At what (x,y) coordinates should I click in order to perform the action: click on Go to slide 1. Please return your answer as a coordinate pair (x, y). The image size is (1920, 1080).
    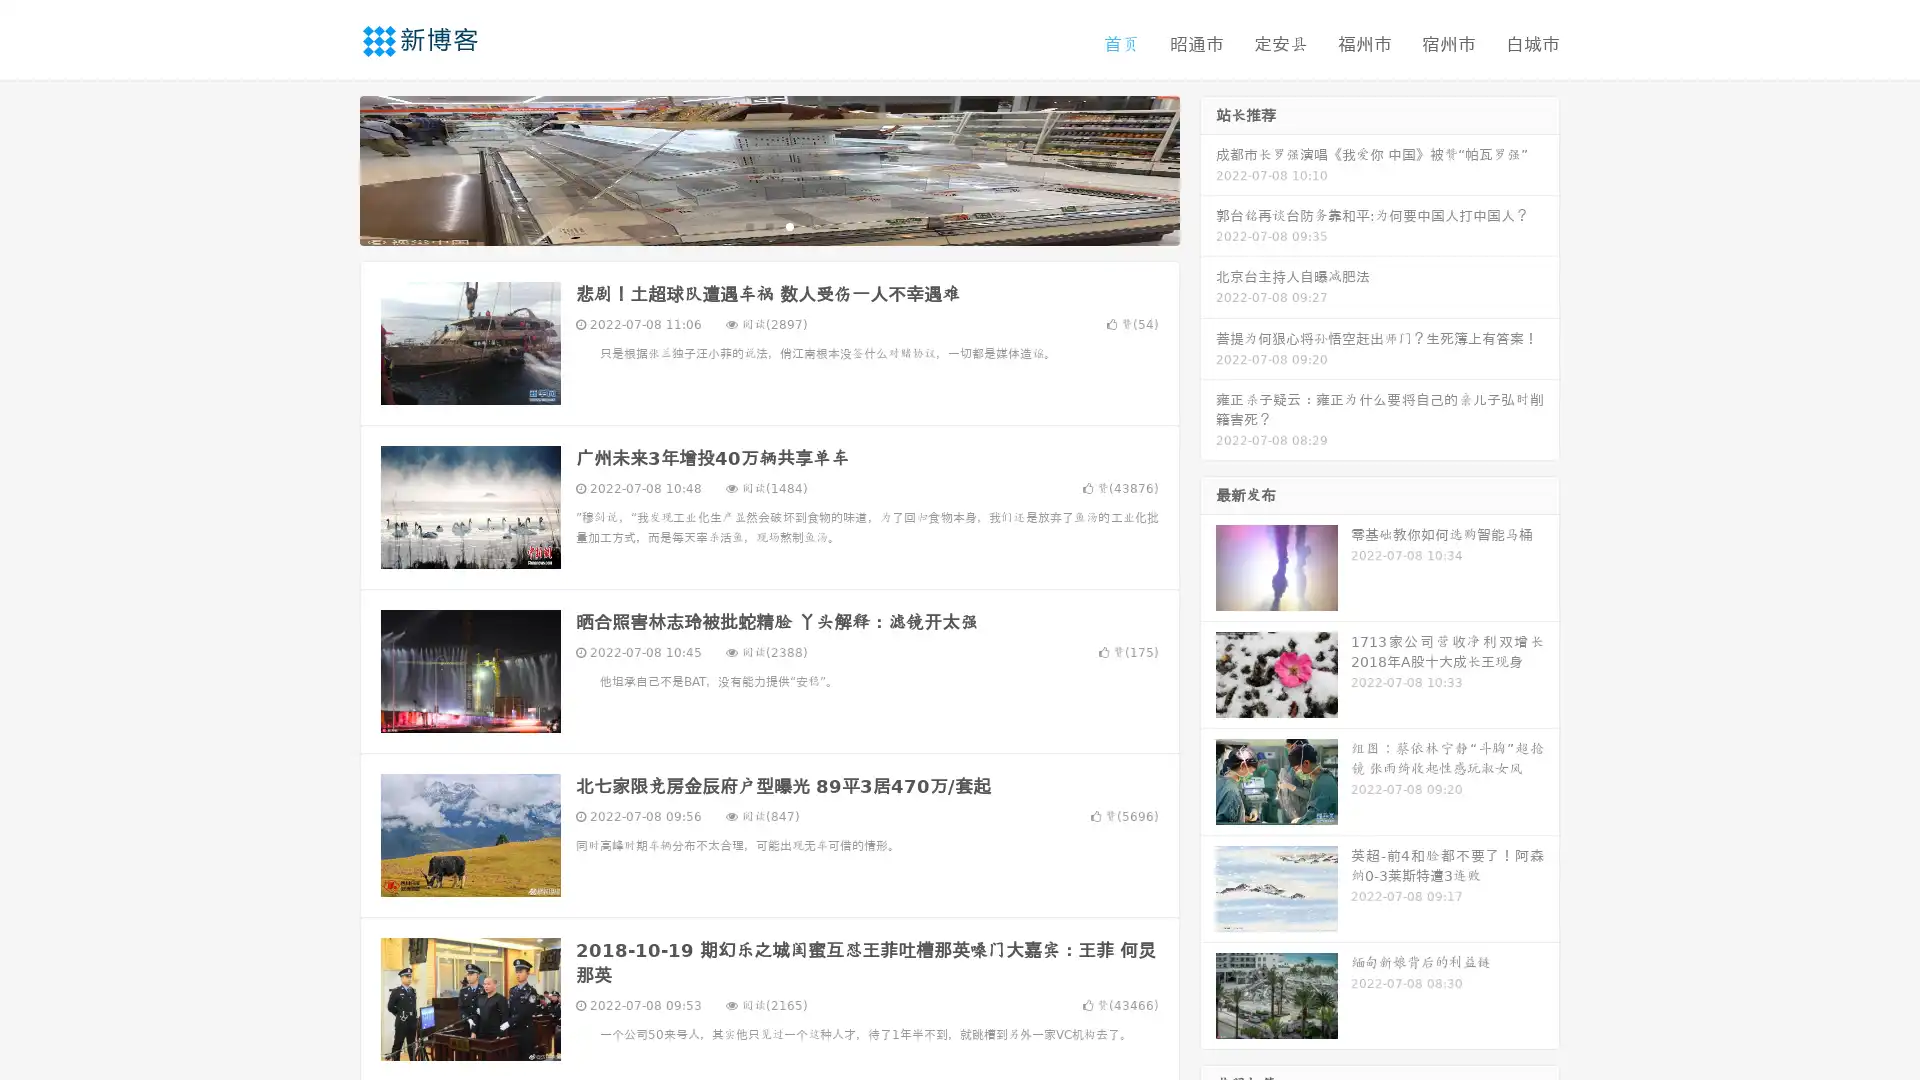
    Looking at the image, I should click on (748, 225).